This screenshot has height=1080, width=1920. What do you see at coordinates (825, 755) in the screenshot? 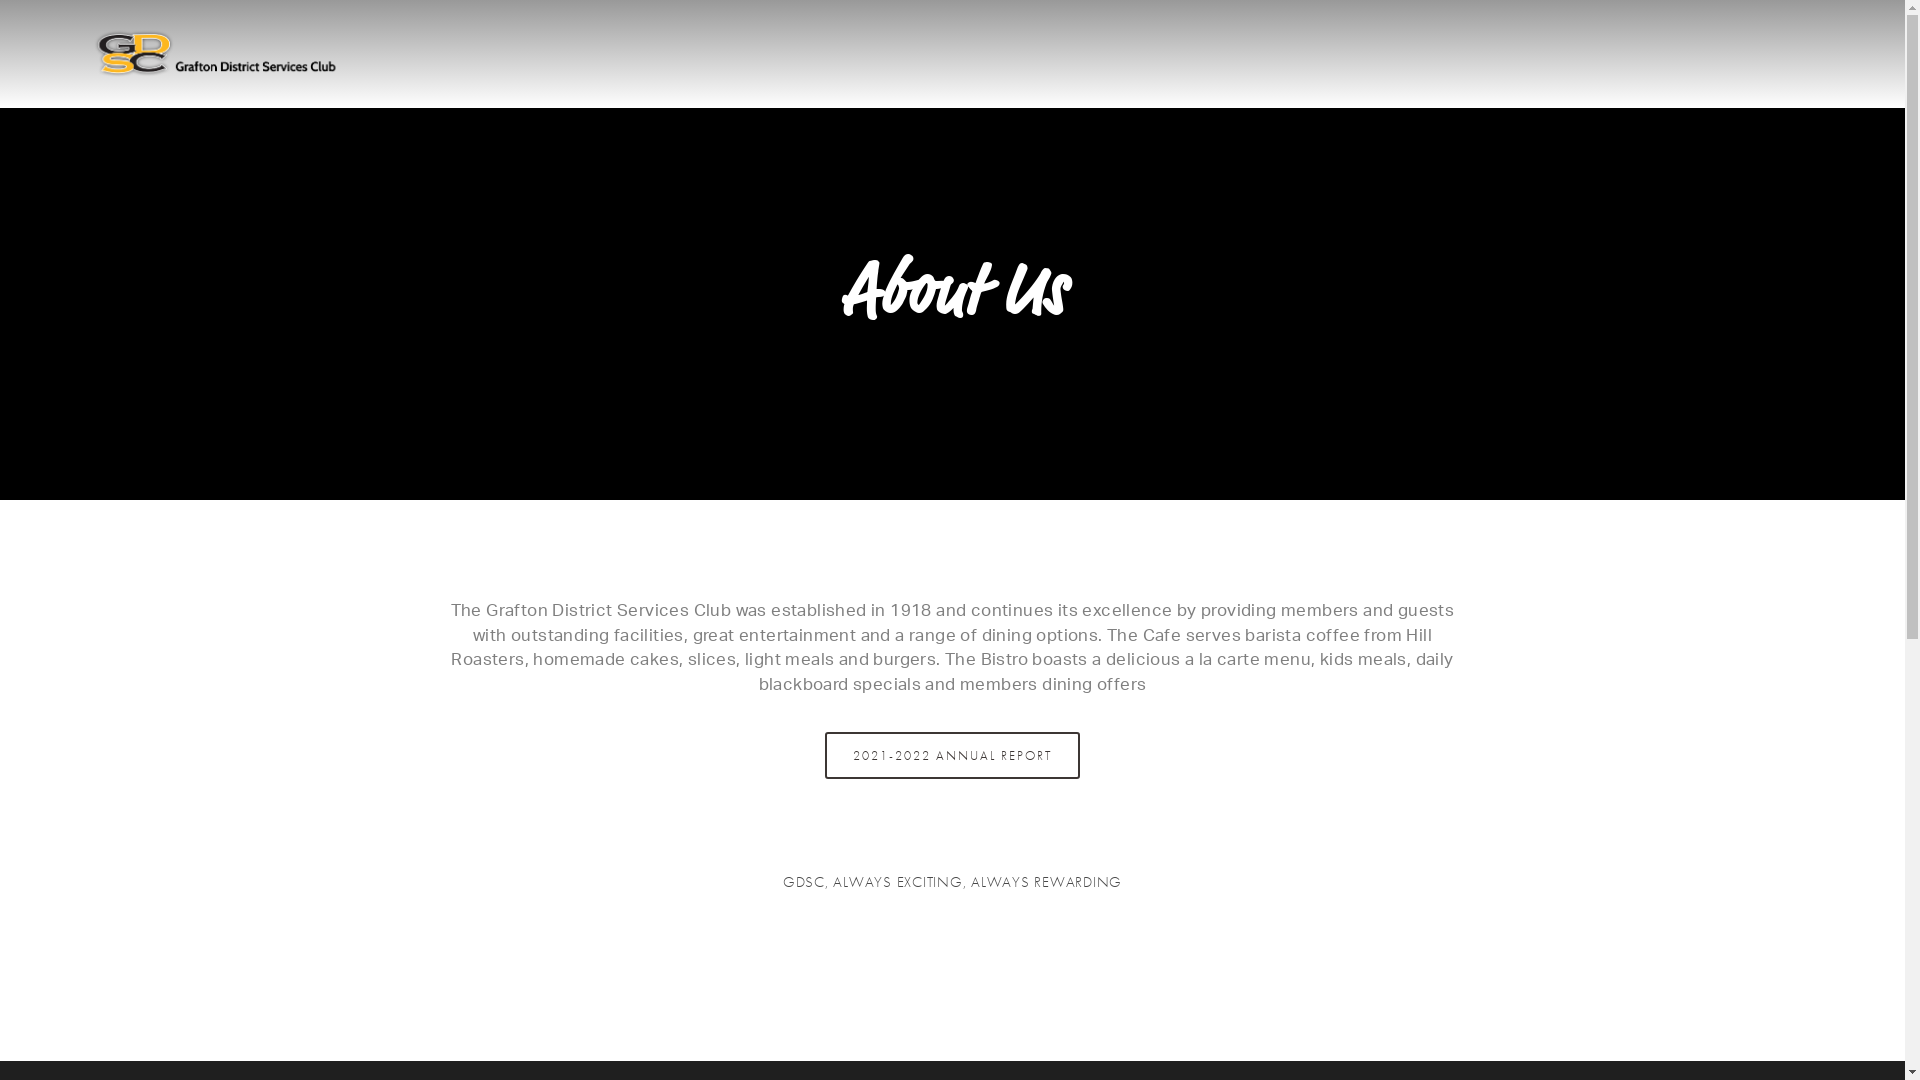
I see `'2021-2022 ANNUAL REPORT'` at bounding box center [825, 755].